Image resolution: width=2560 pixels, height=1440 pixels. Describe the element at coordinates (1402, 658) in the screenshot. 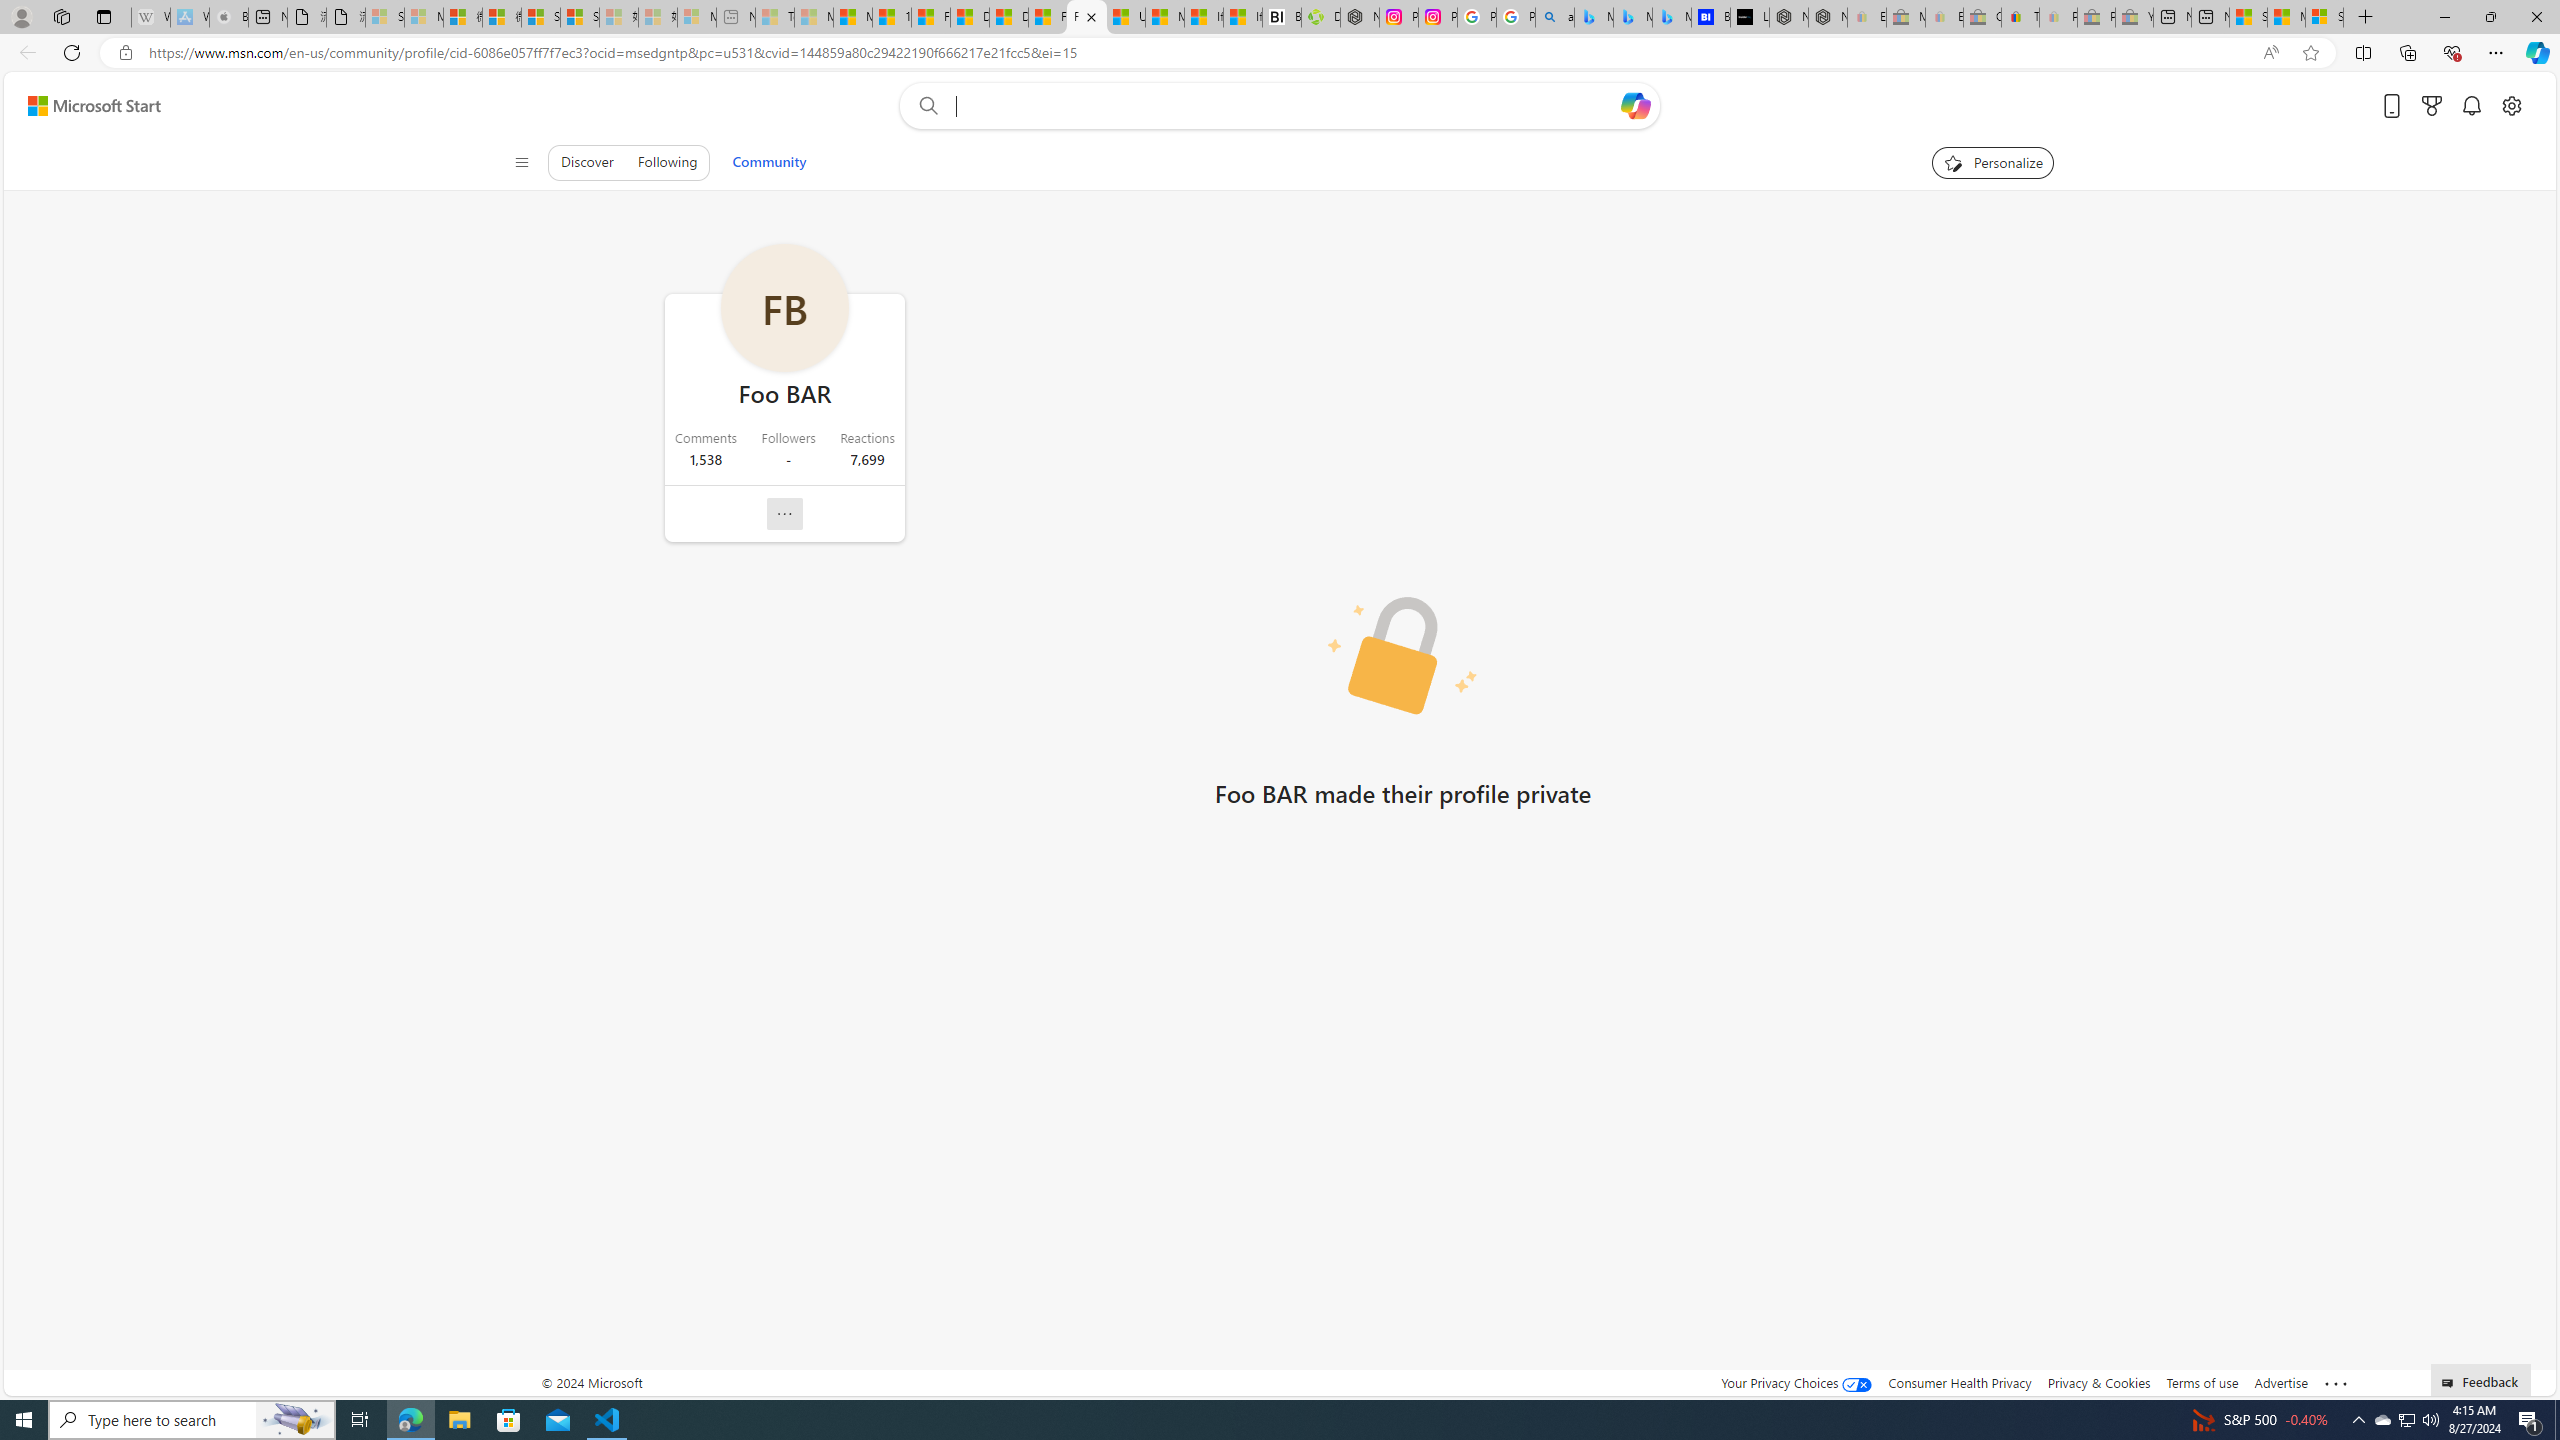

I see `'Private profile picture'` at that location.